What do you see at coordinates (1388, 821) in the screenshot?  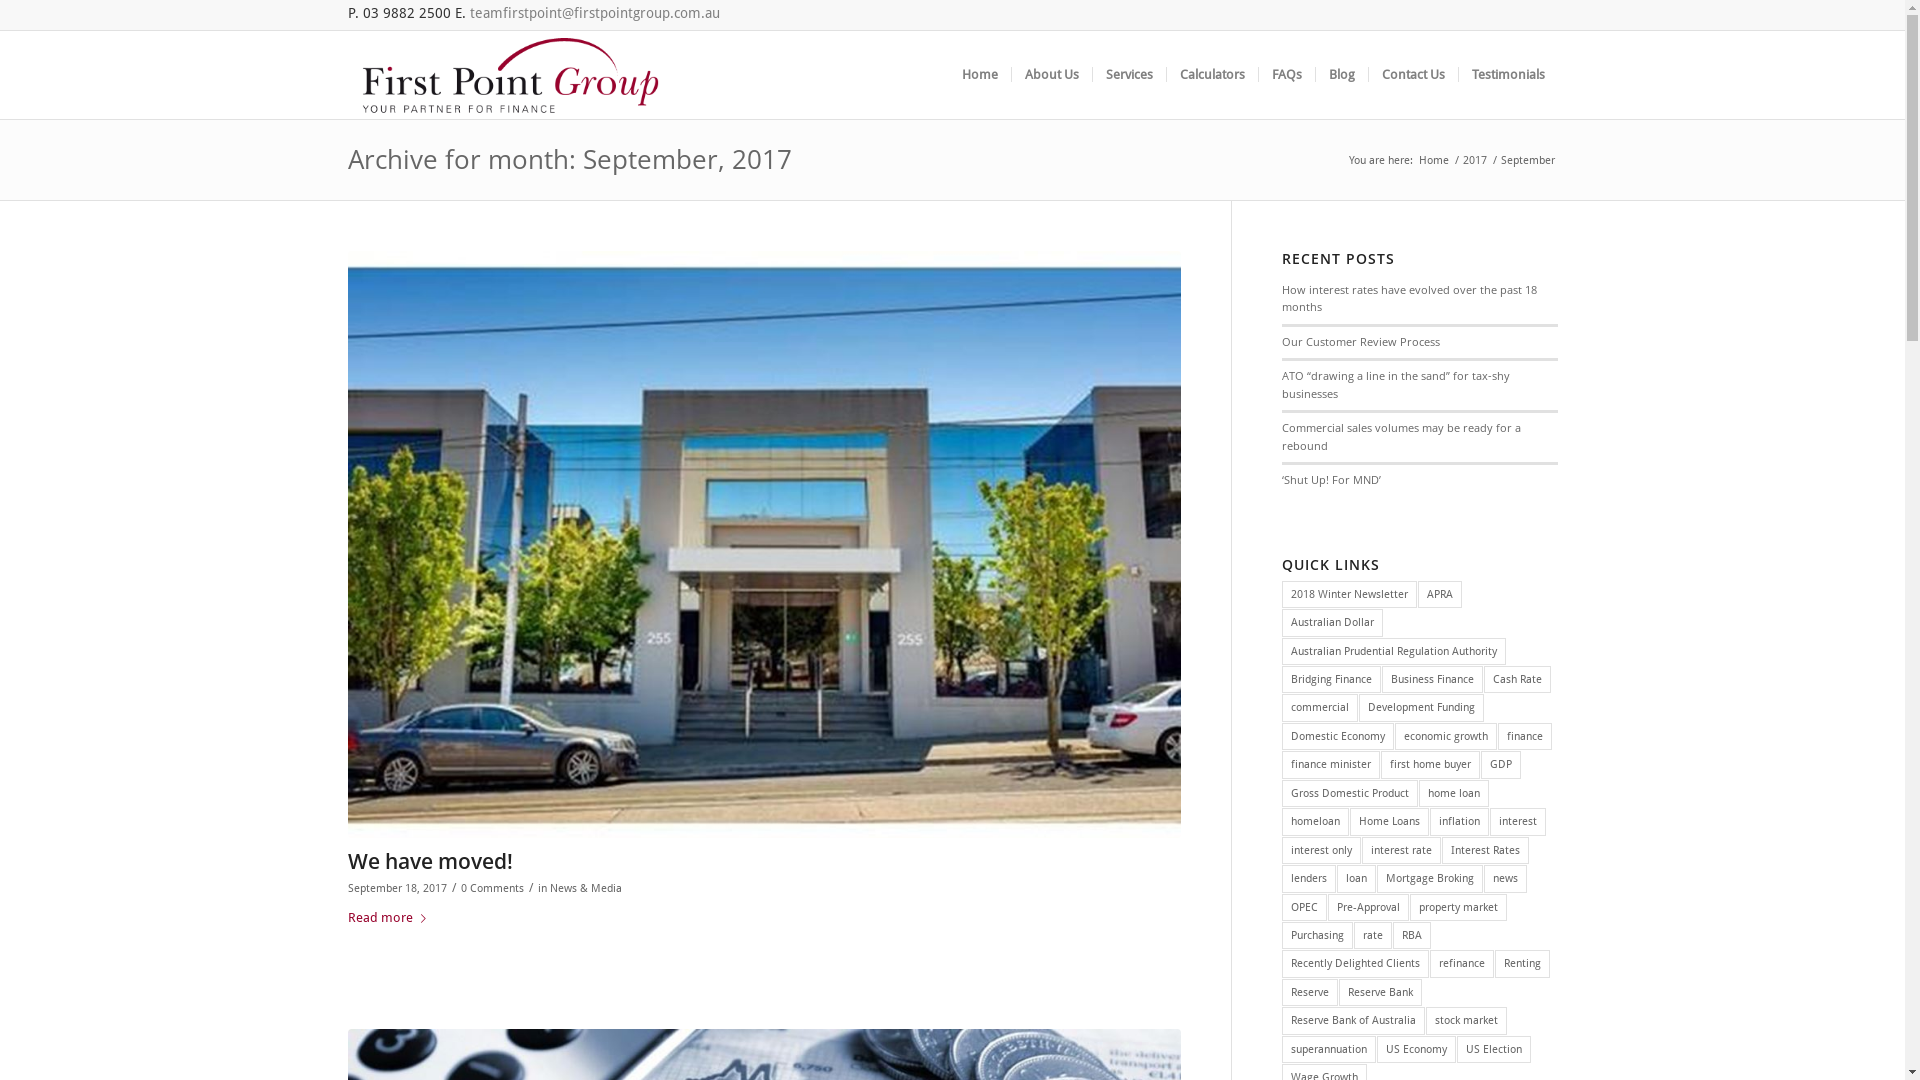 I see `'Home Loans'` at bounding box center [1388, 821].